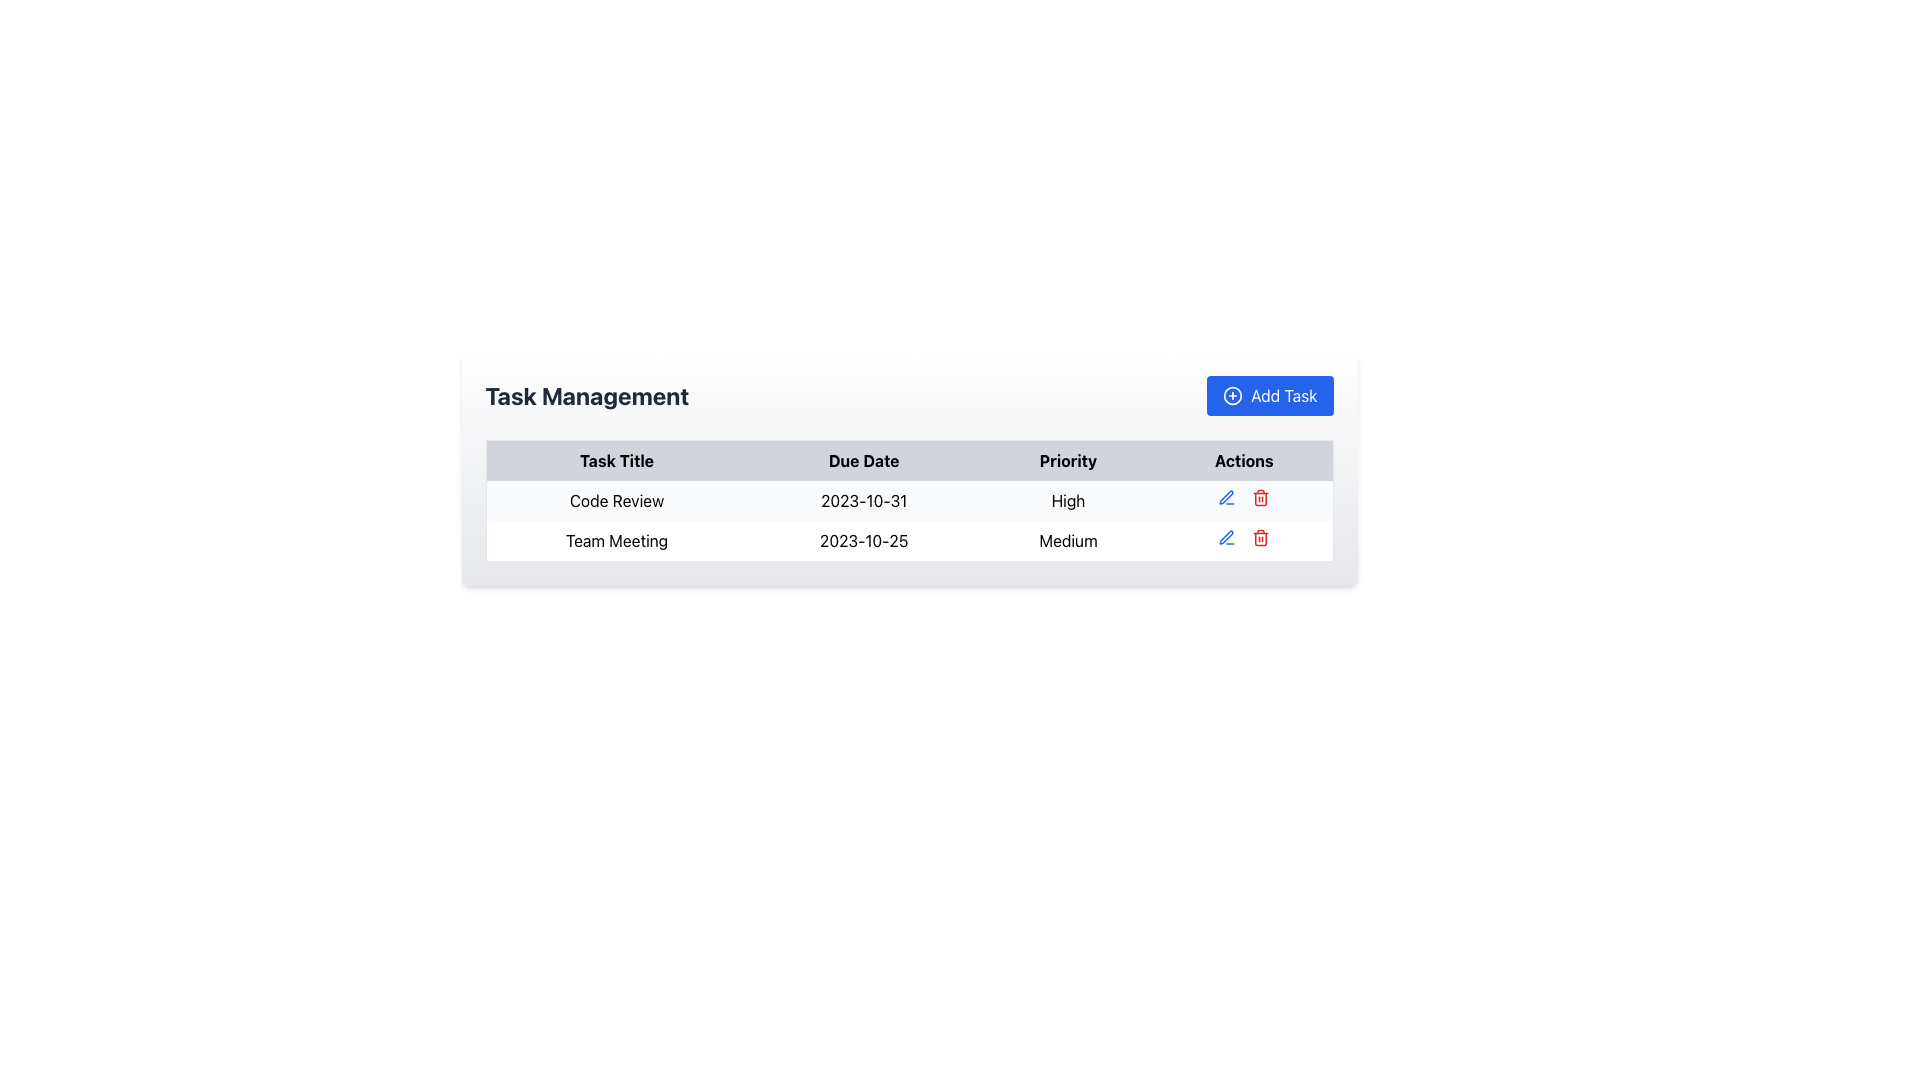 This screenshot has height=1080, width=1920. Describe the element at coordinates (1260, 538) in the screenshot. I see `the vertical rounded body of the trash can icon in the 'Actions' column of the second row for the 'Team Meeting' task` at that location.